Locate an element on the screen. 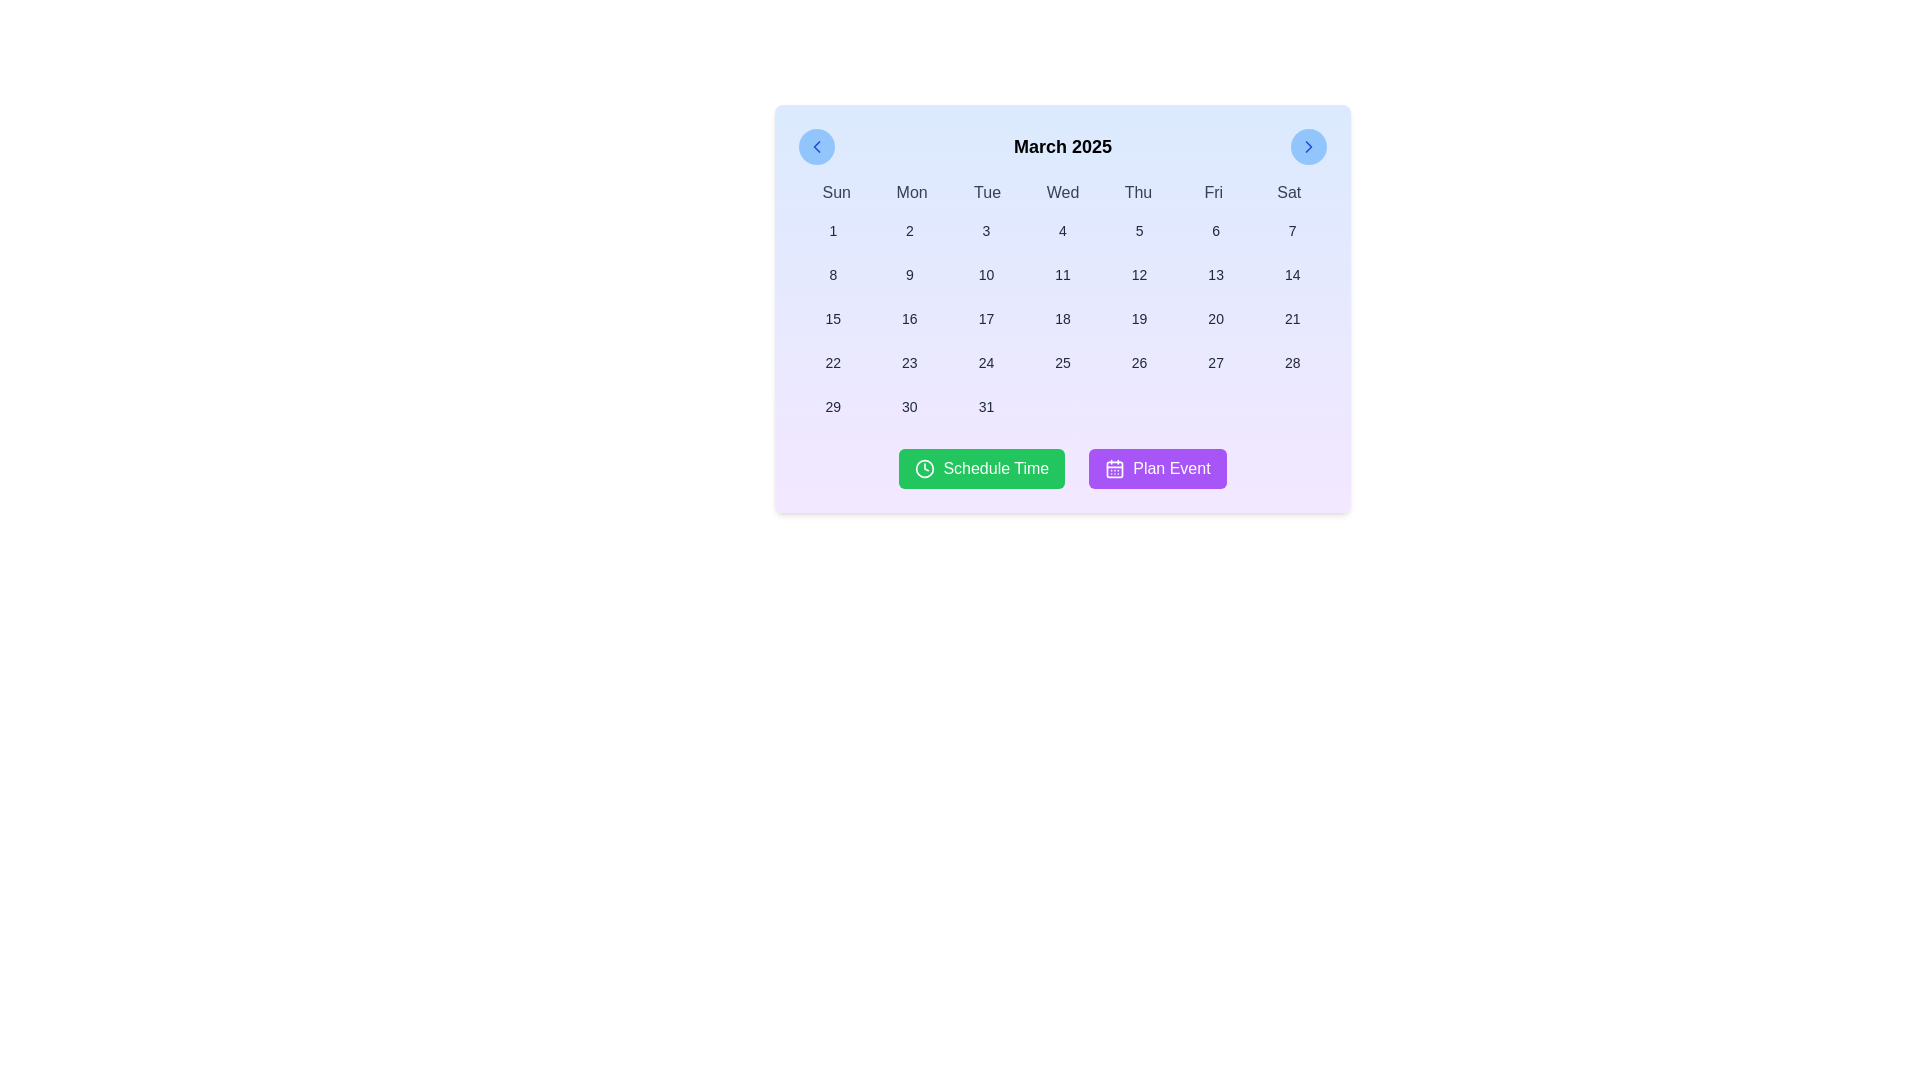 This screenshot has width=1920, height=1080. the button representing the 29th day of the month in the displayed calendar is located at coordinates (833, 406).